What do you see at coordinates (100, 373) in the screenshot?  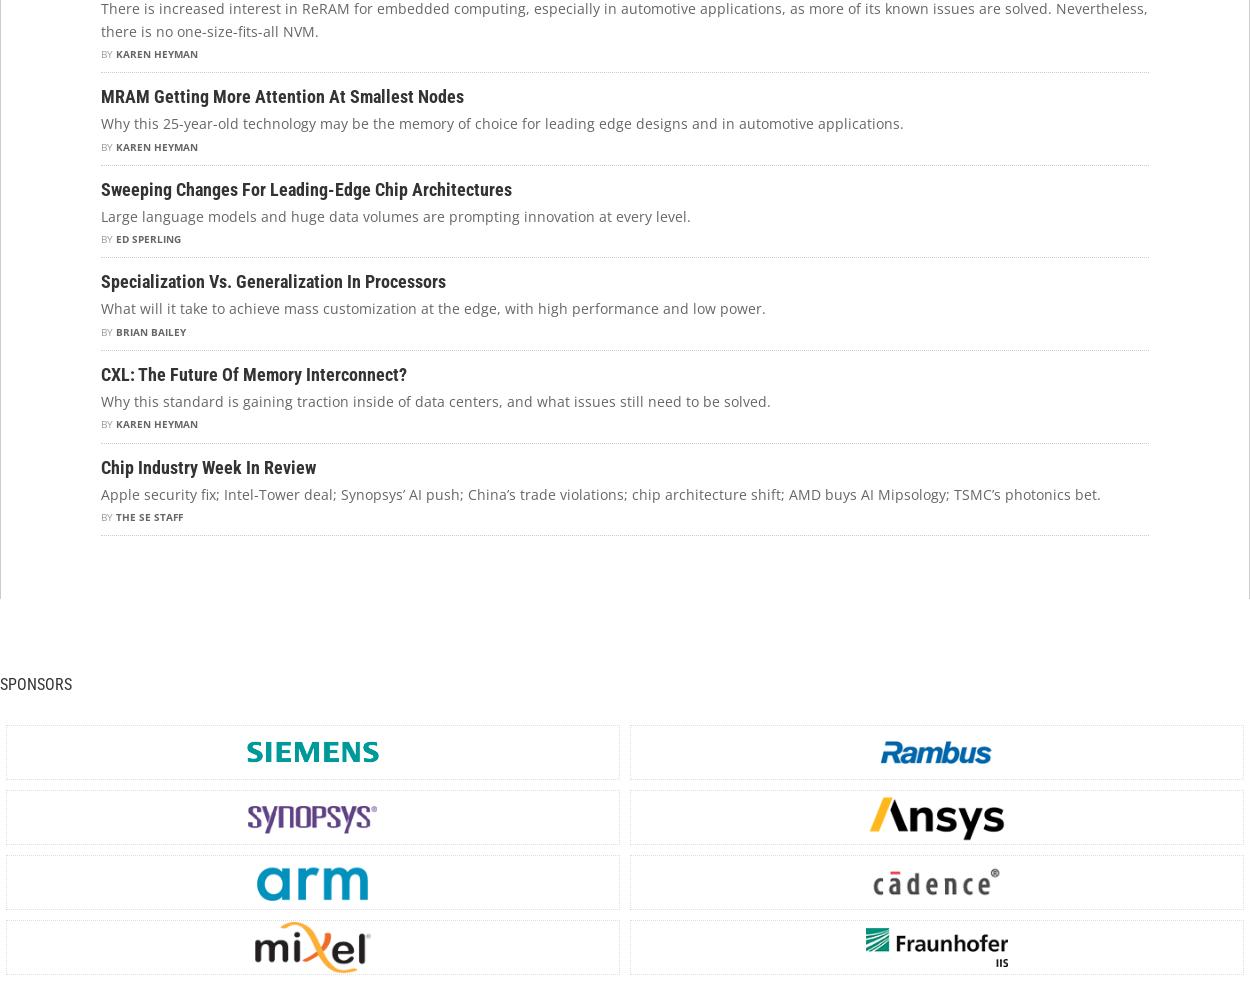 I see `'CXL: The Future Of Memory Interconnect?'` at bounding box center [100, 373].